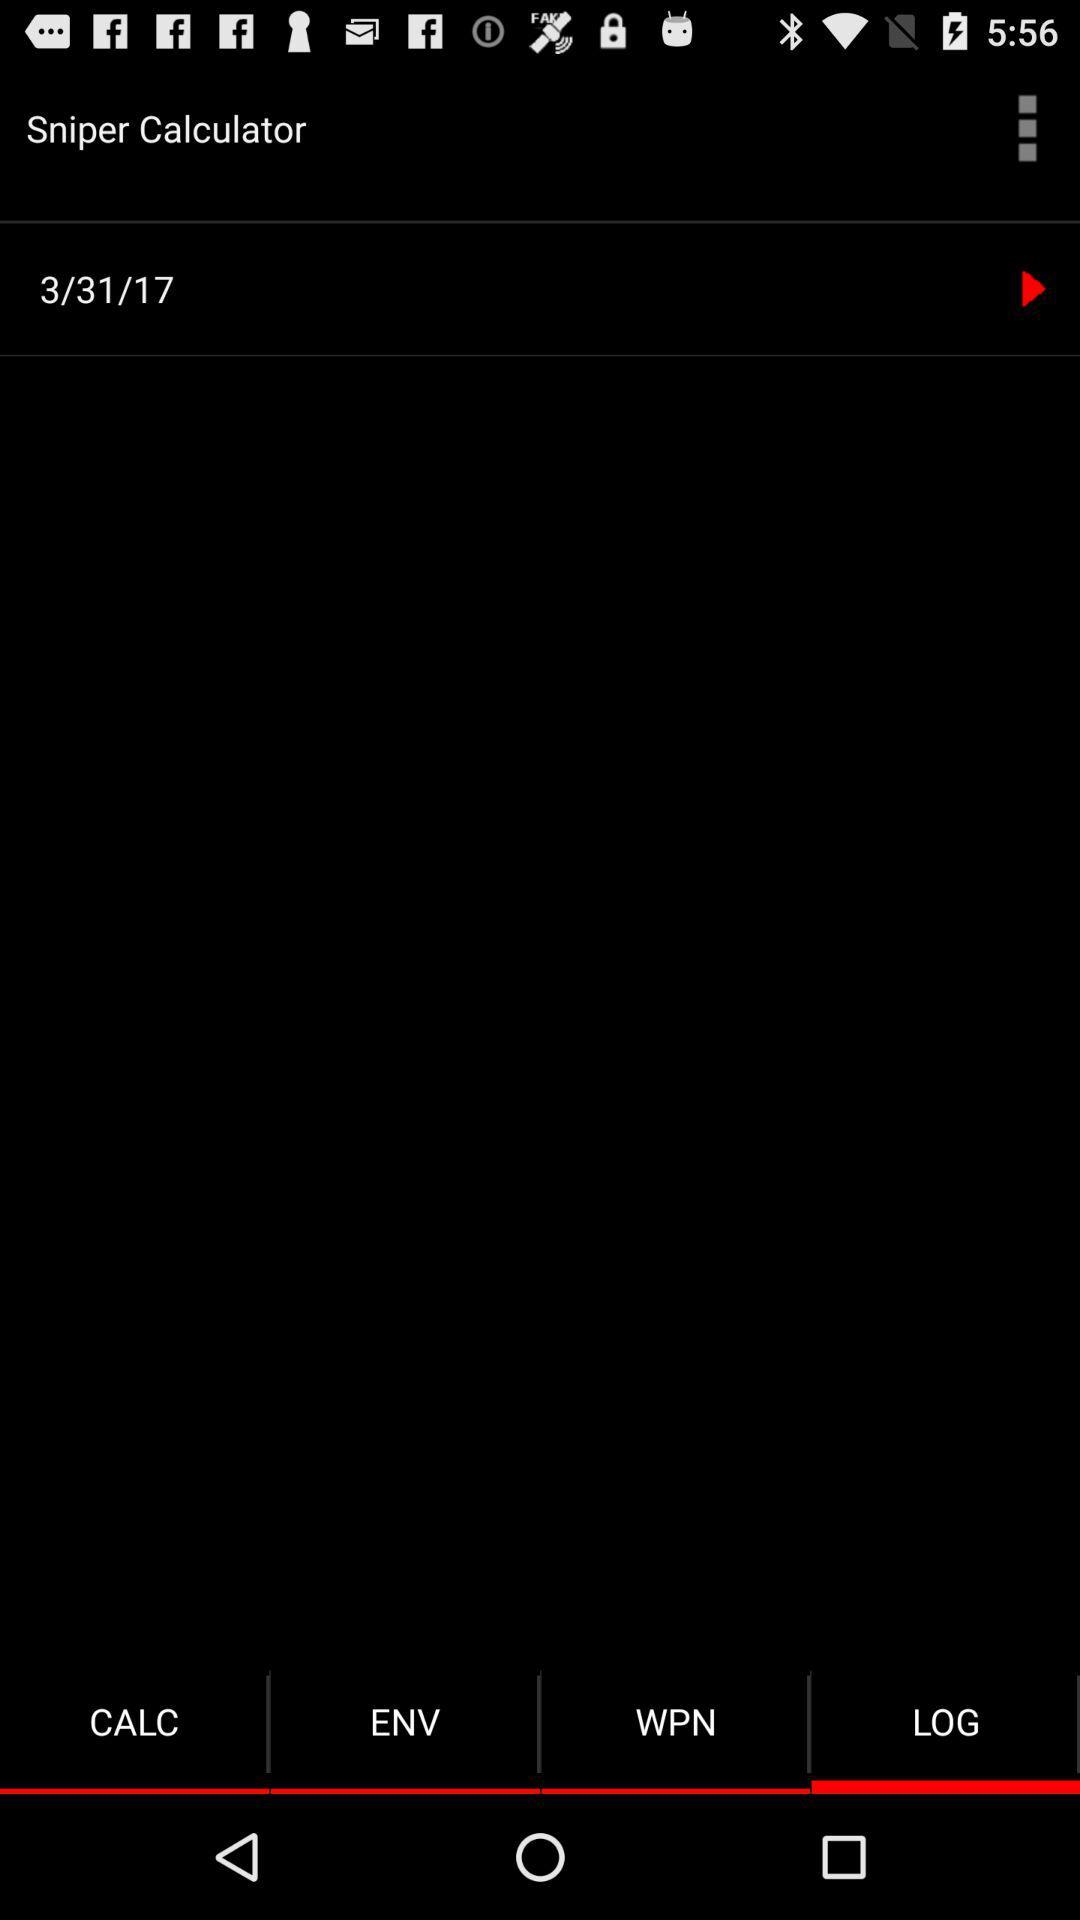 The image size is (1080, 1920). What do you see at coordinates (1027, 127) in the screenshot?
I see `icon at the top right corner` at bounding box center [1027, 127].